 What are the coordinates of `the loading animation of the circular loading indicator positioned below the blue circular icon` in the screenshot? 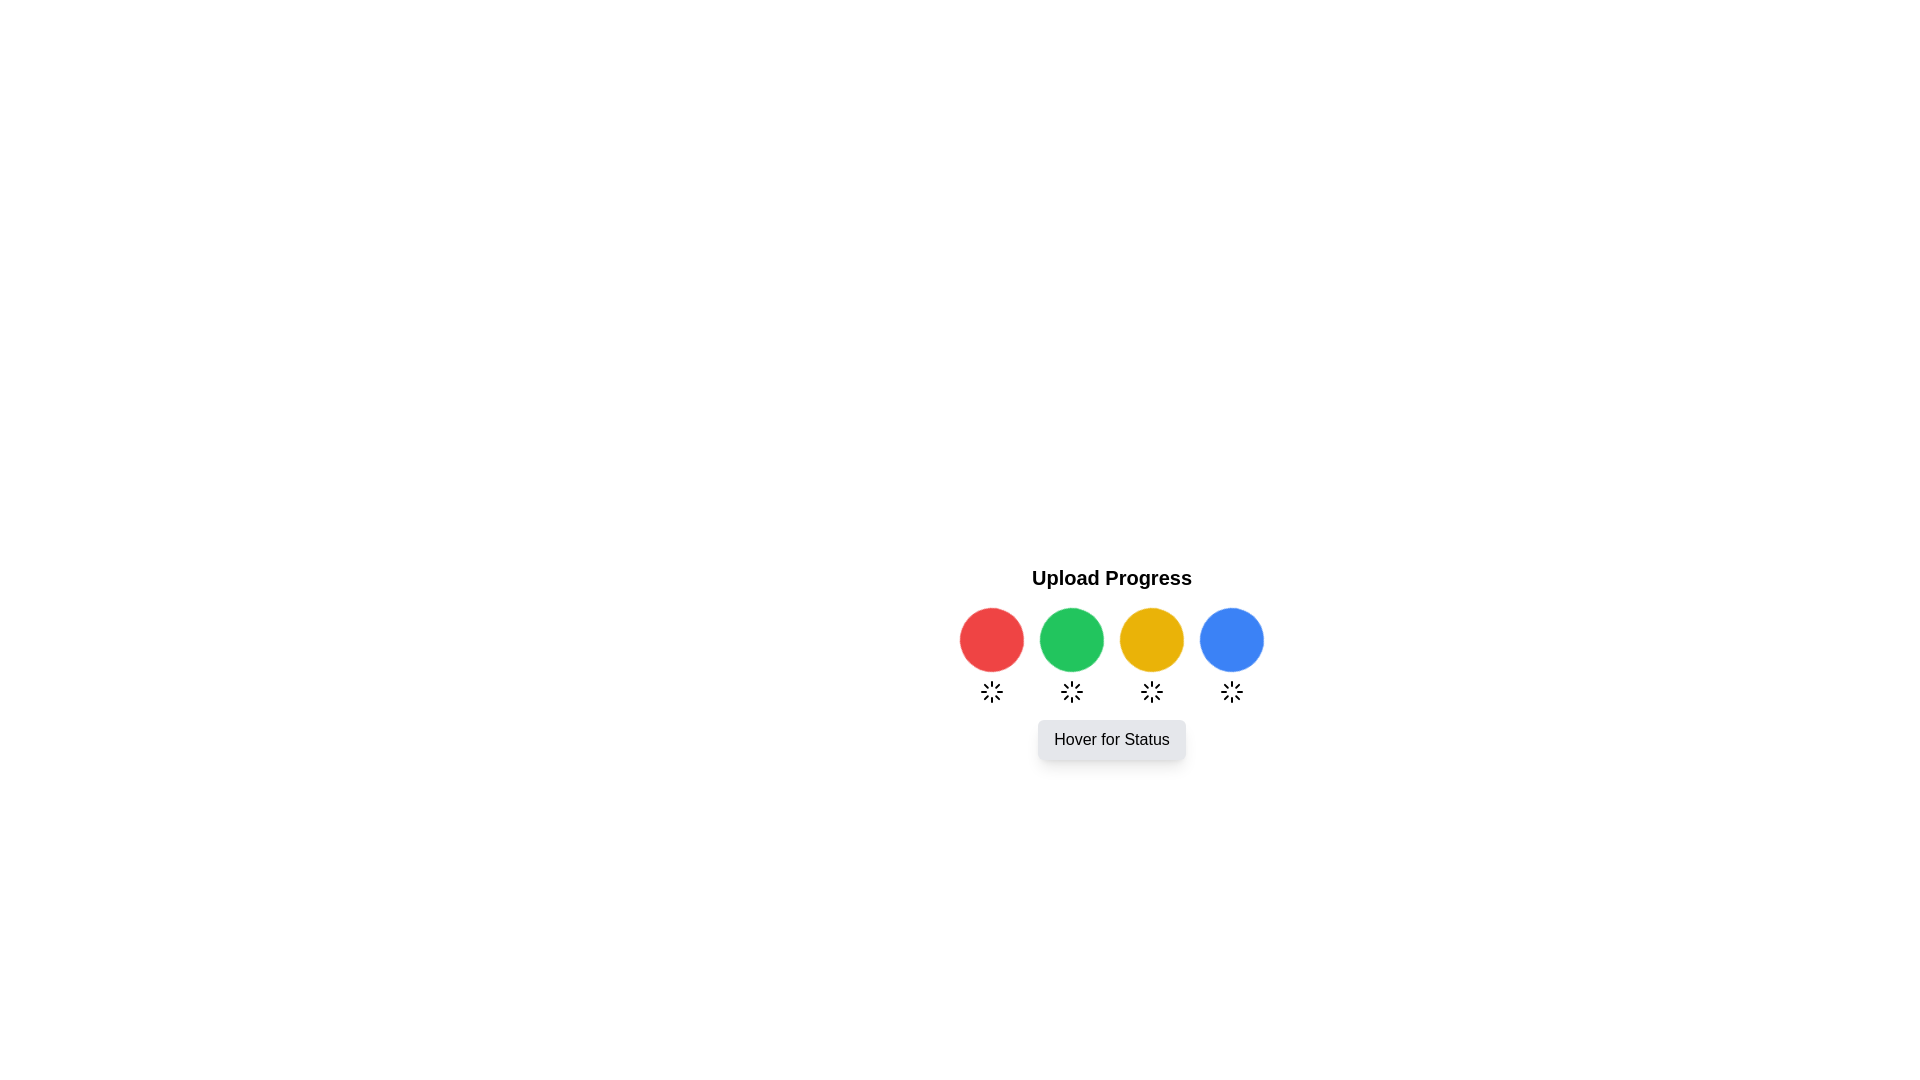 It's located at (1231, 690).